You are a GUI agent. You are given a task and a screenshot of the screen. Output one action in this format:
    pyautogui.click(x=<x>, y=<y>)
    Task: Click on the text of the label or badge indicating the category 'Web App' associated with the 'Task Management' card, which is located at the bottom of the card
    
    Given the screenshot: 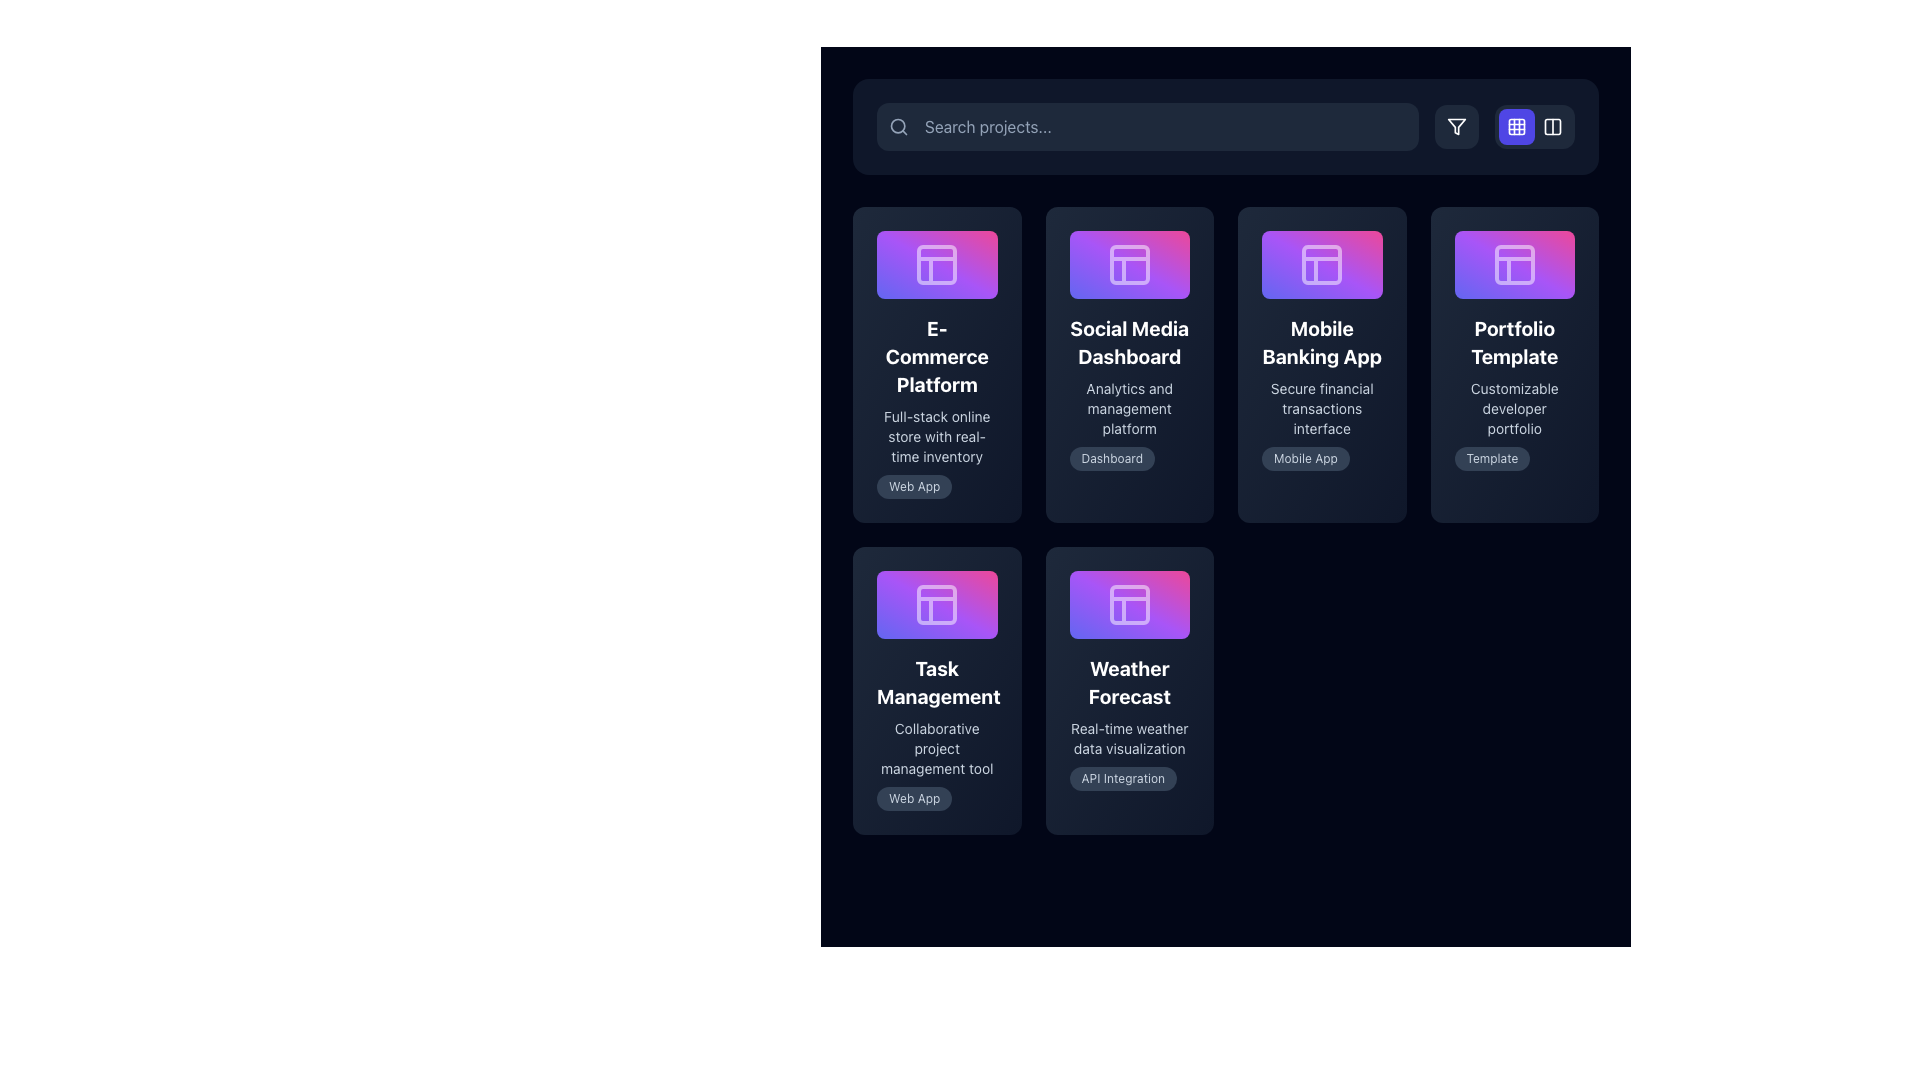 What is the action you would take?
    pyautogui.click(x=936, y=797)
    